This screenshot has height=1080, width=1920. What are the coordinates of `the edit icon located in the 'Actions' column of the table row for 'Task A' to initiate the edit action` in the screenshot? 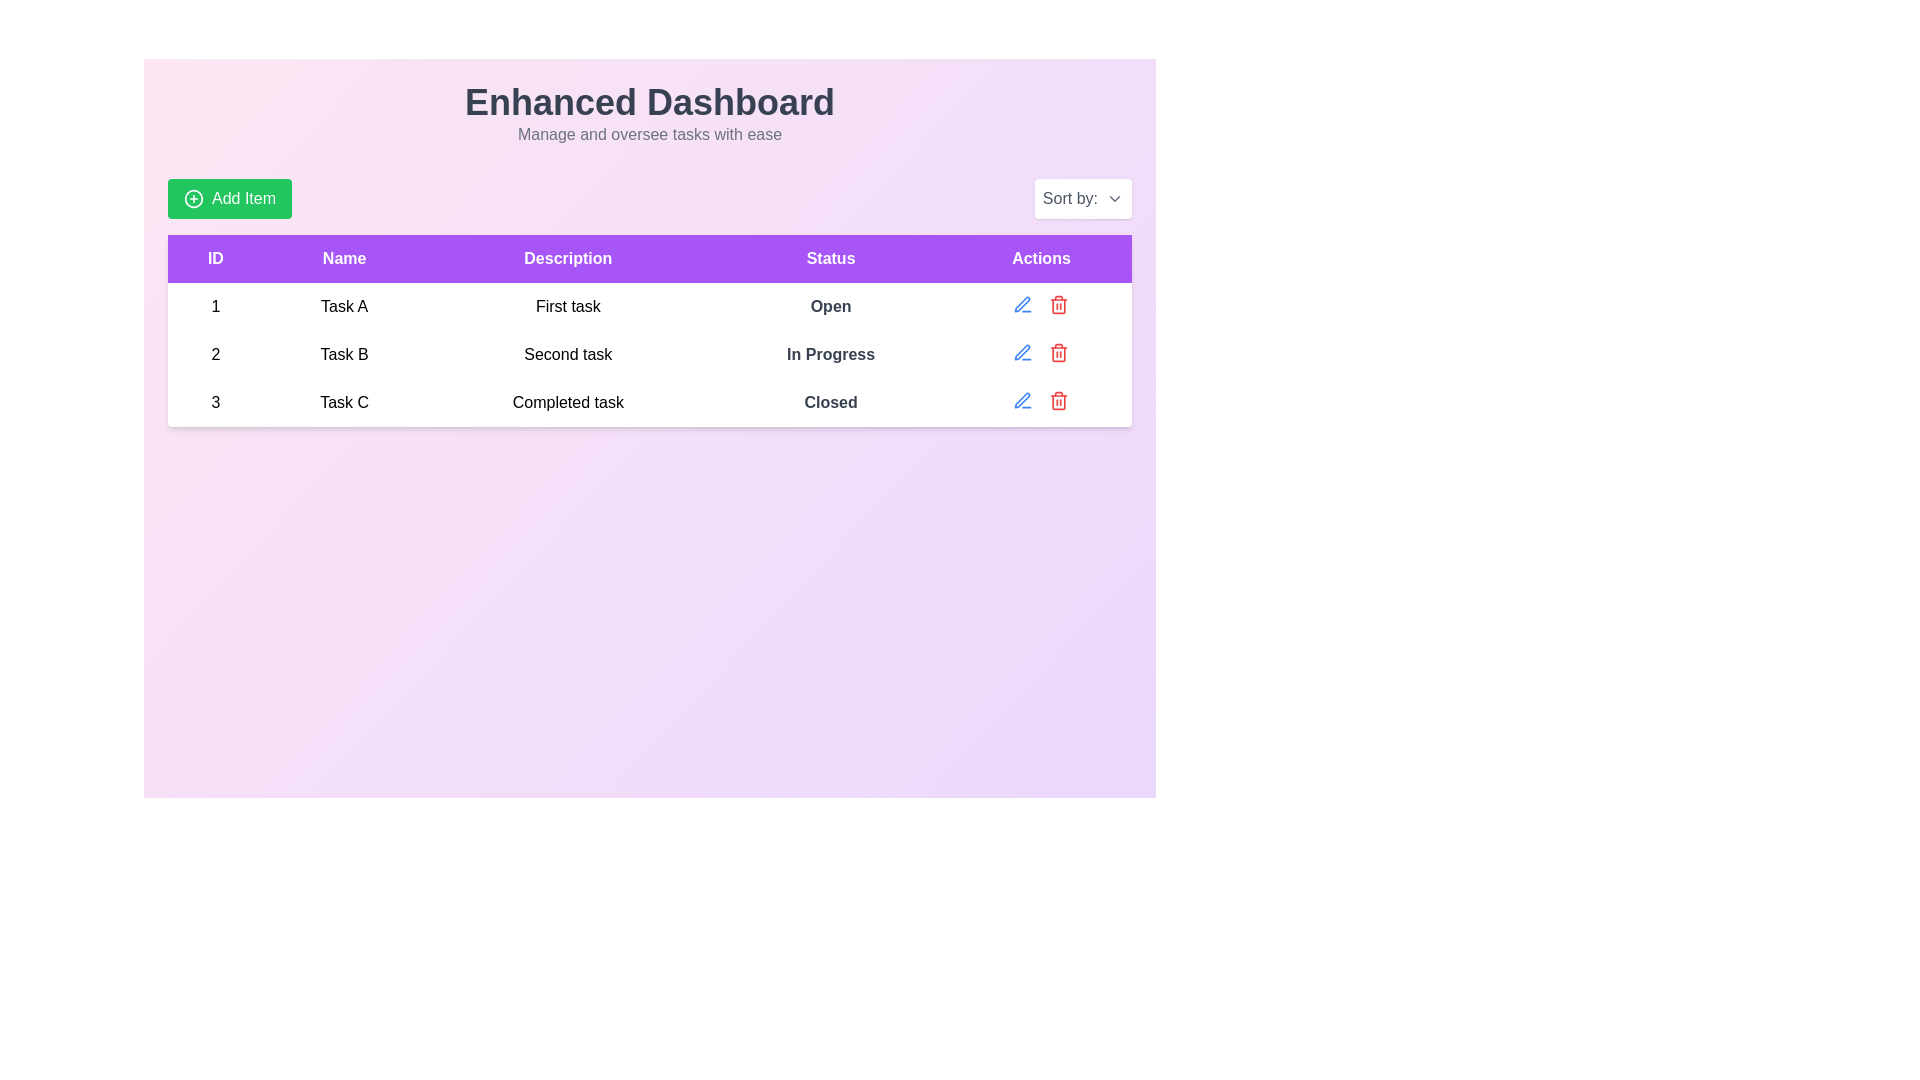 It's located at (1022, 351).